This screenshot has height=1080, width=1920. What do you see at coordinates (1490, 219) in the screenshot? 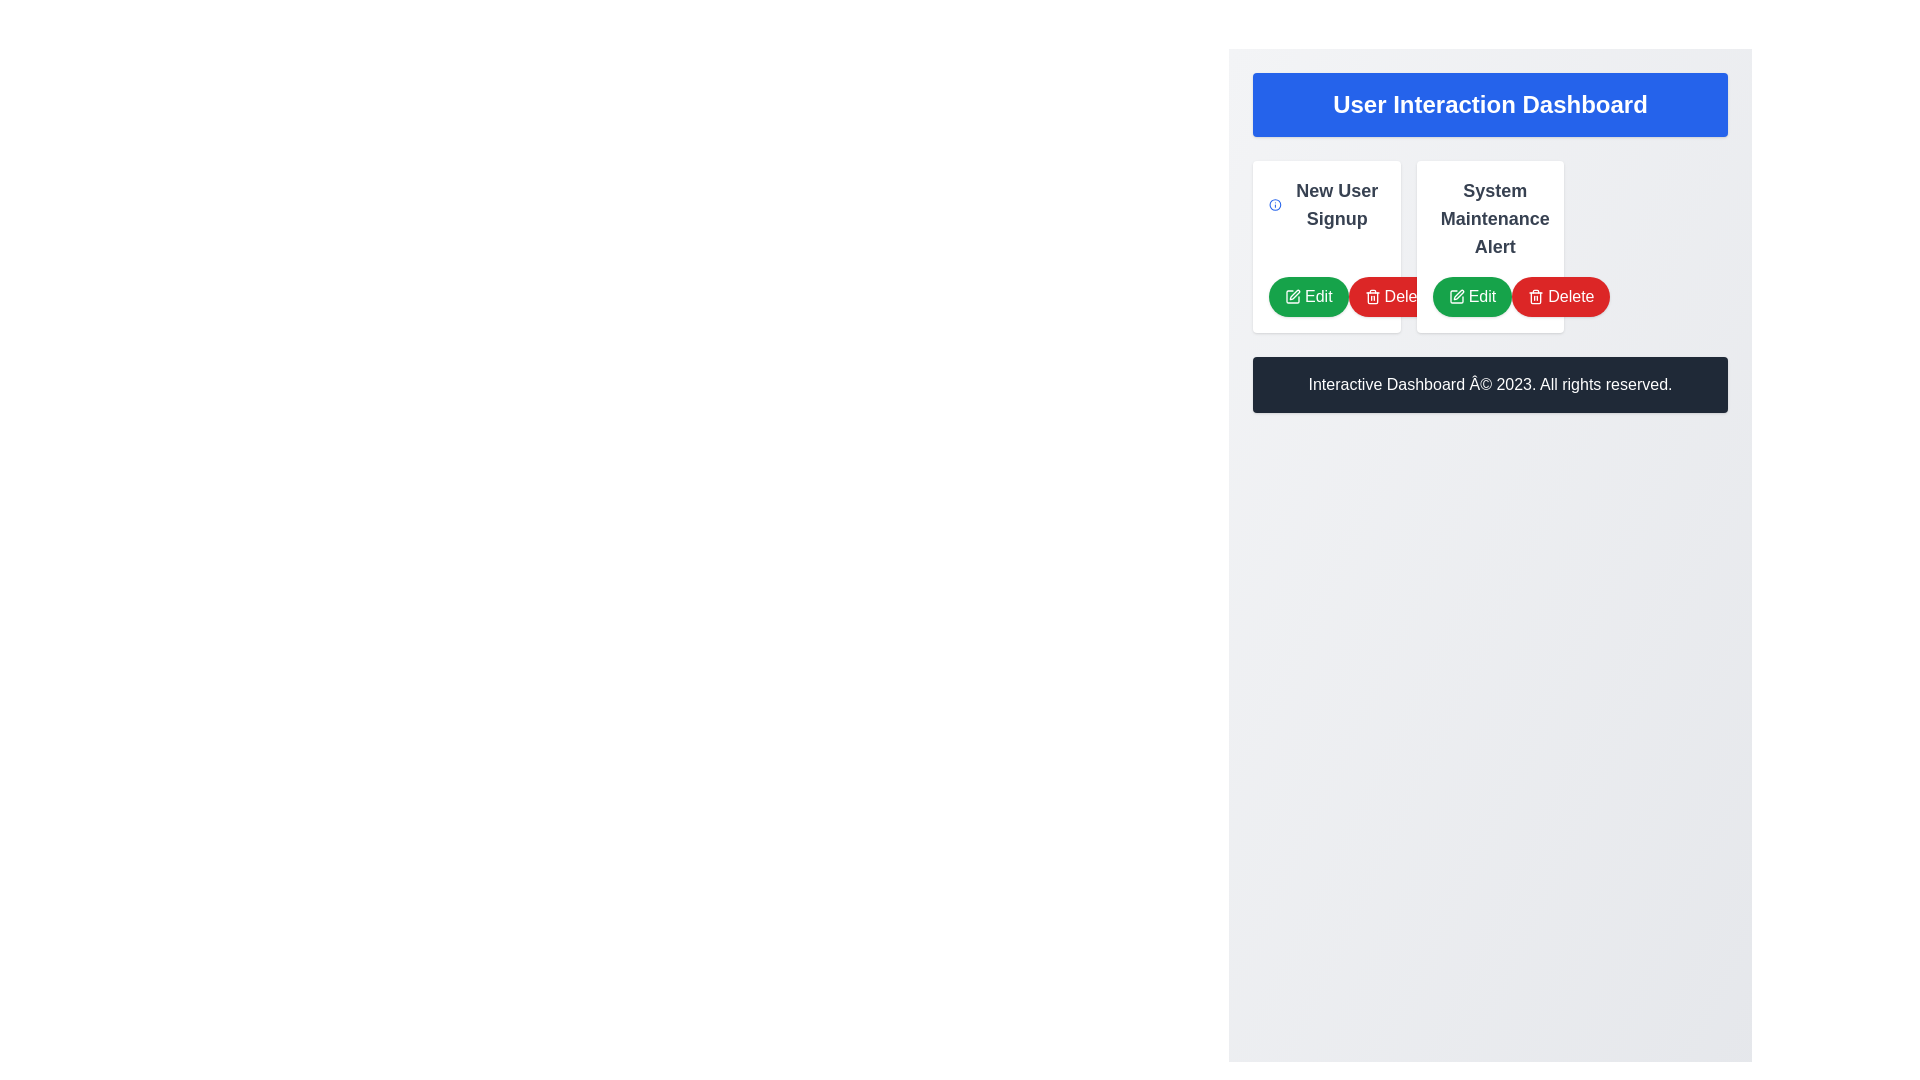
I see `text label displaying 'System Maintenance Alert' which is centrally aligned in the second card of the User Interaction Dashboard` at bounding box center [1490, 219].